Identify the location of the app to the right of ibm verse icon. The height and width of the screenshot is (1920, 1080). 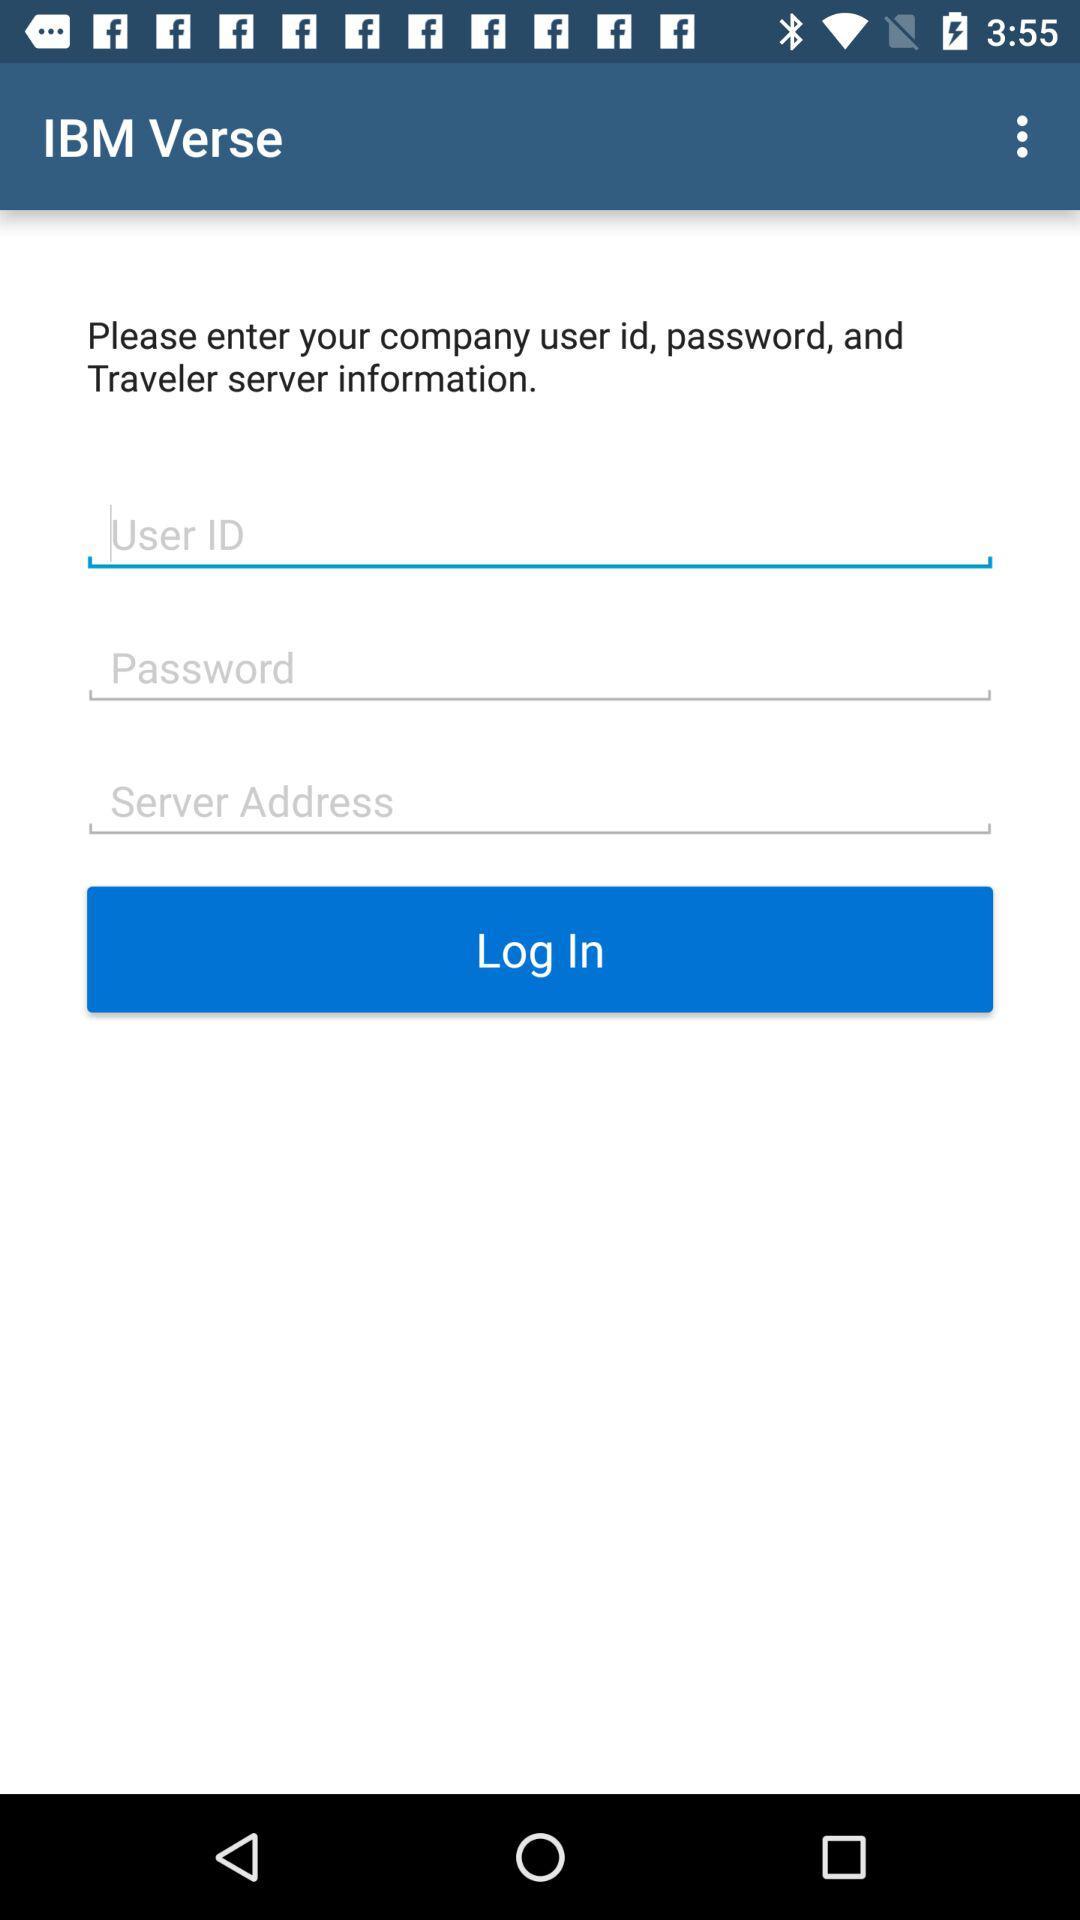
(1027, 135).